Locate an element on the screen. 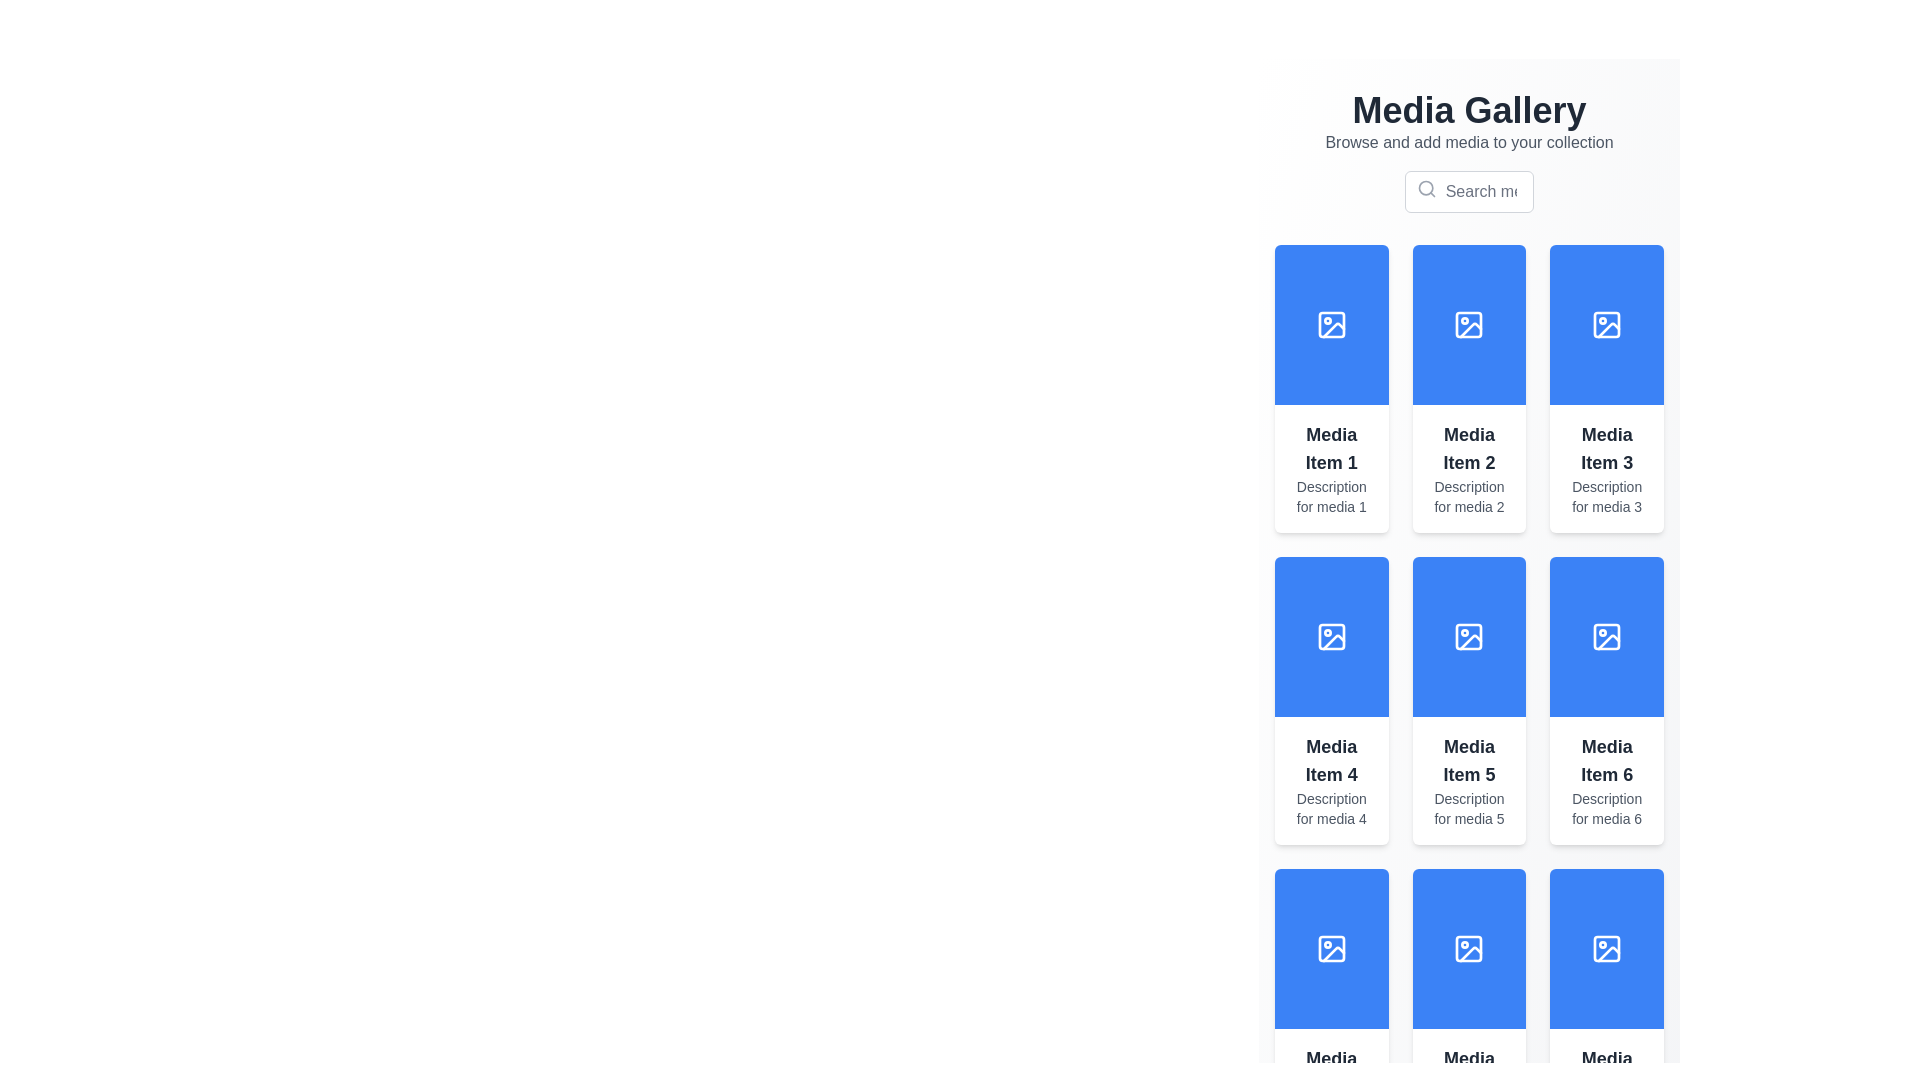  text content of the title and description displayed in the text block located in the third box of the first row in the media grid layout is located at coordinates (1607, 469).